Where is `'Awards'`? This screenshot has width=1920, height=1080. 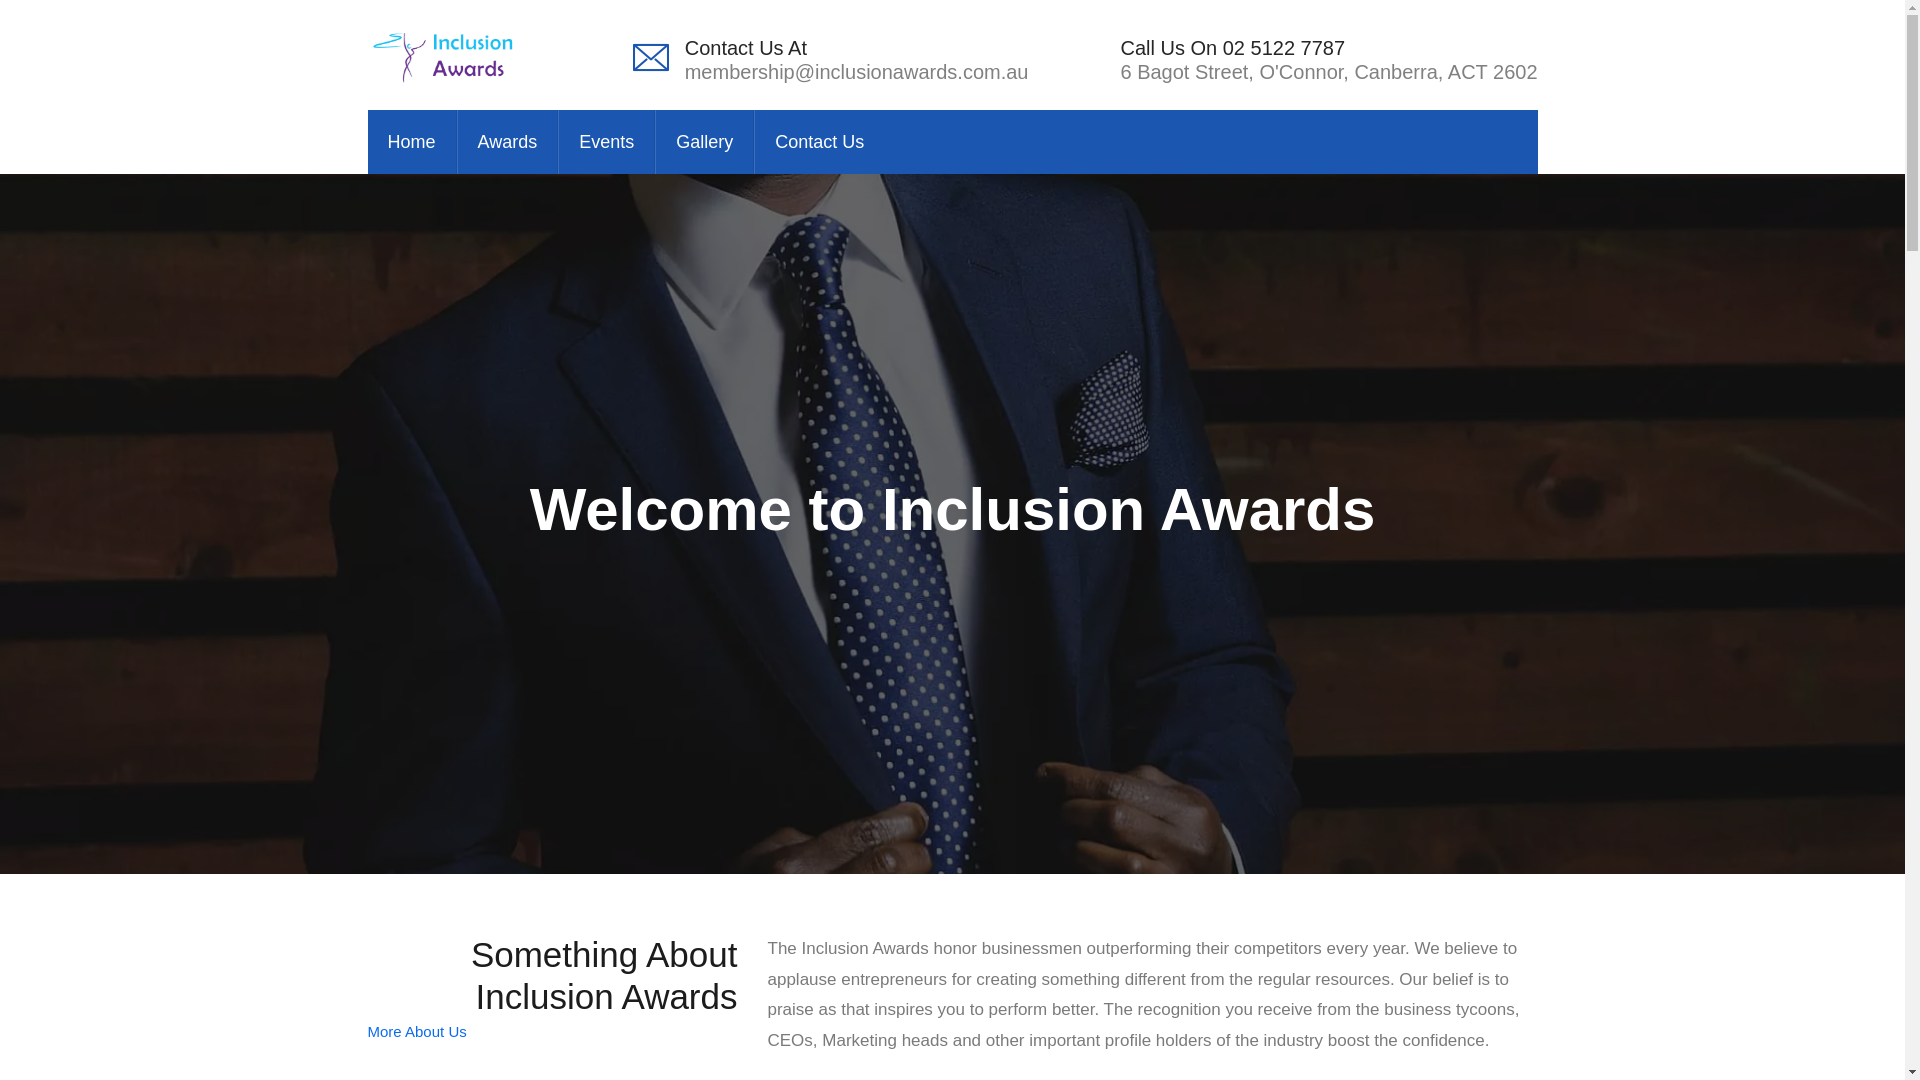 'Awards' is located at coordinates (455, 141).